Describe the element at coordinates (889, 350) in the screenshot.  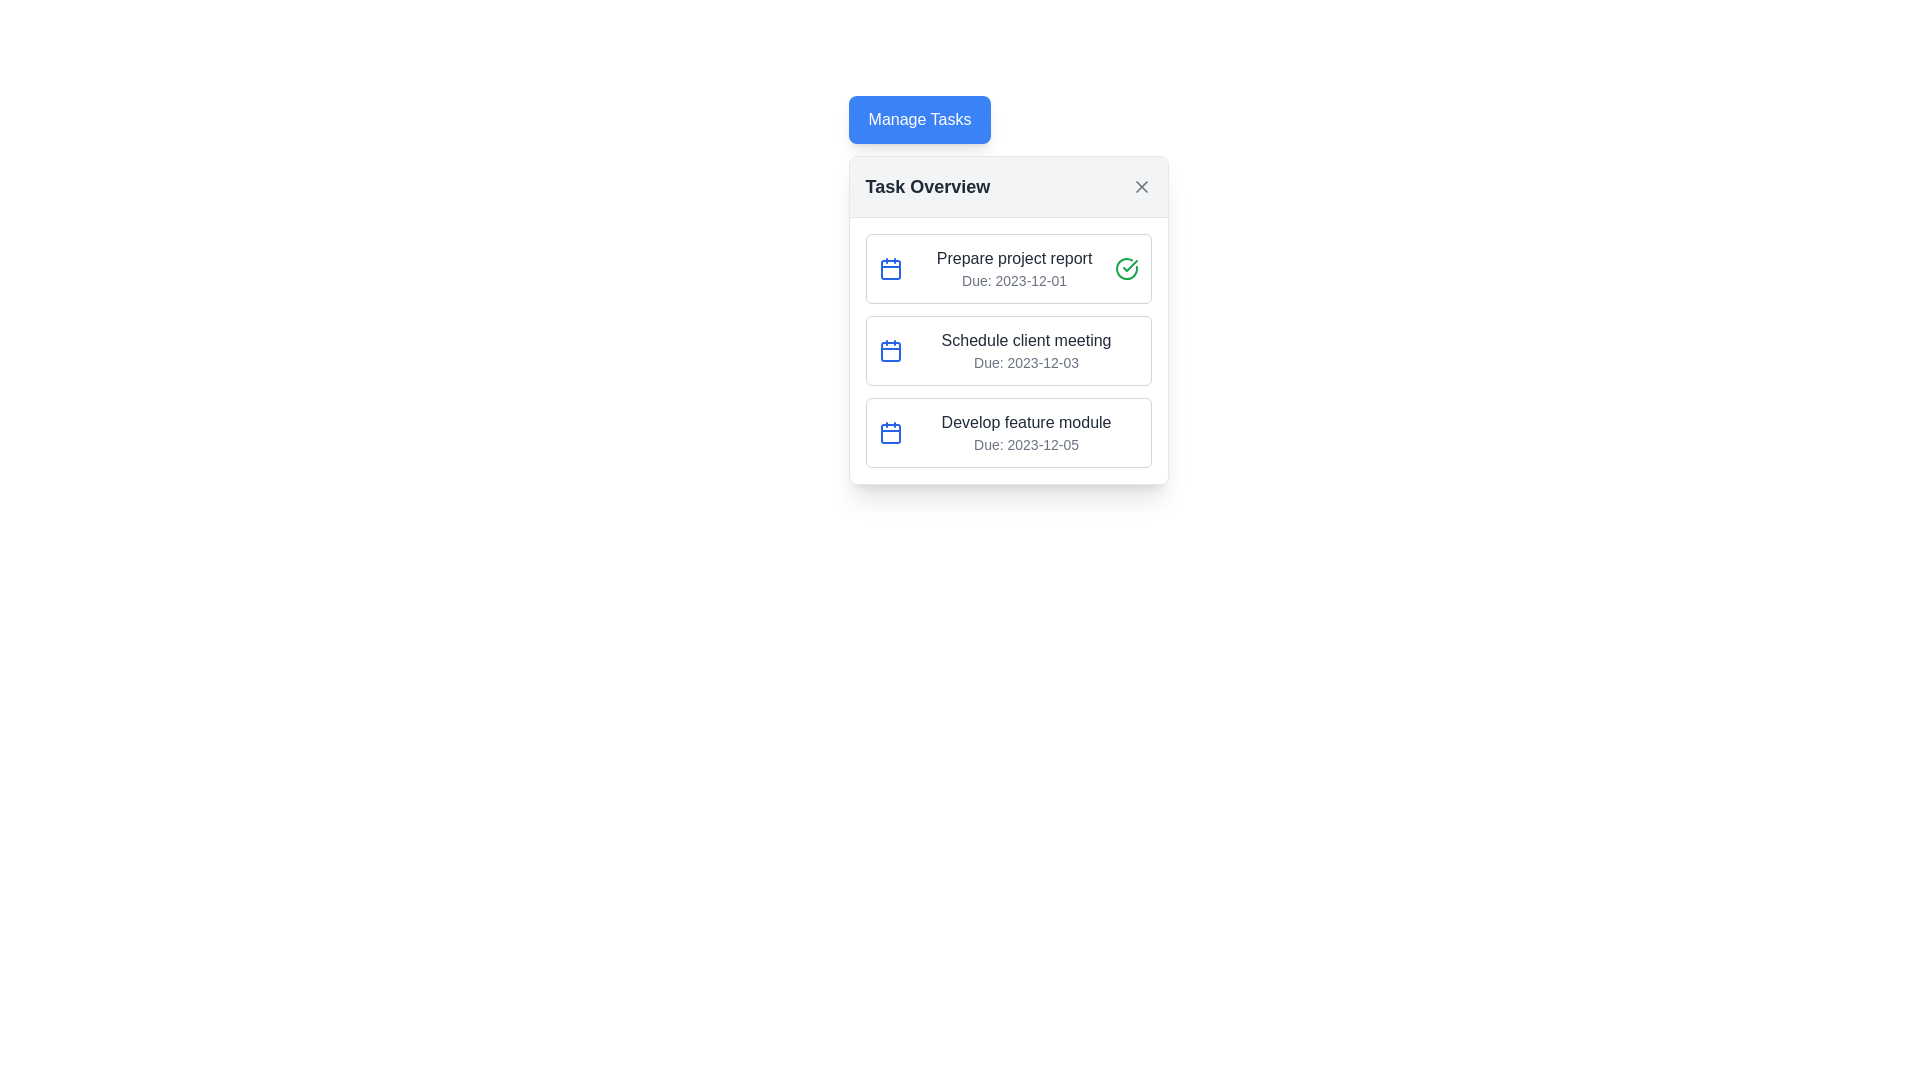
I see `the decorative component inside the calendar icon for the task 'Schedule client meeting', which is a rectangular shape with rounded corners` at that location.